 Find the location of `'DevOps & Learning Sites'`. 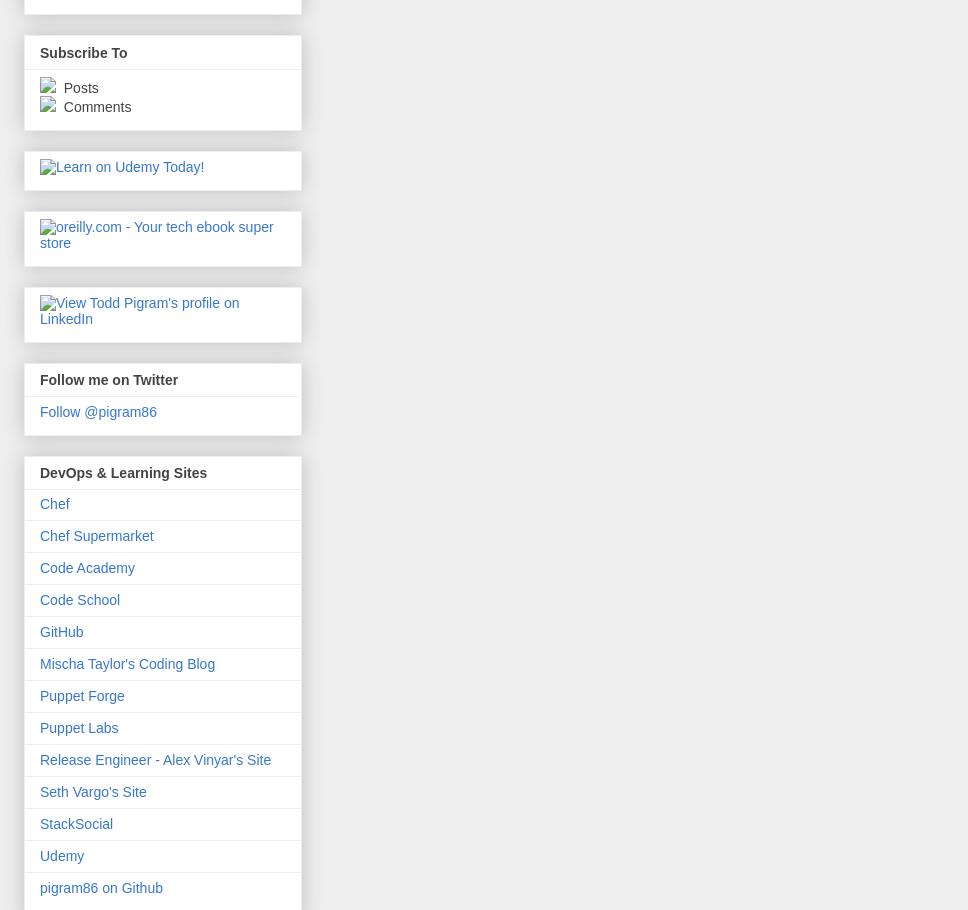

'DevOps & Learning Sites' is located at coordinates (122, 472).